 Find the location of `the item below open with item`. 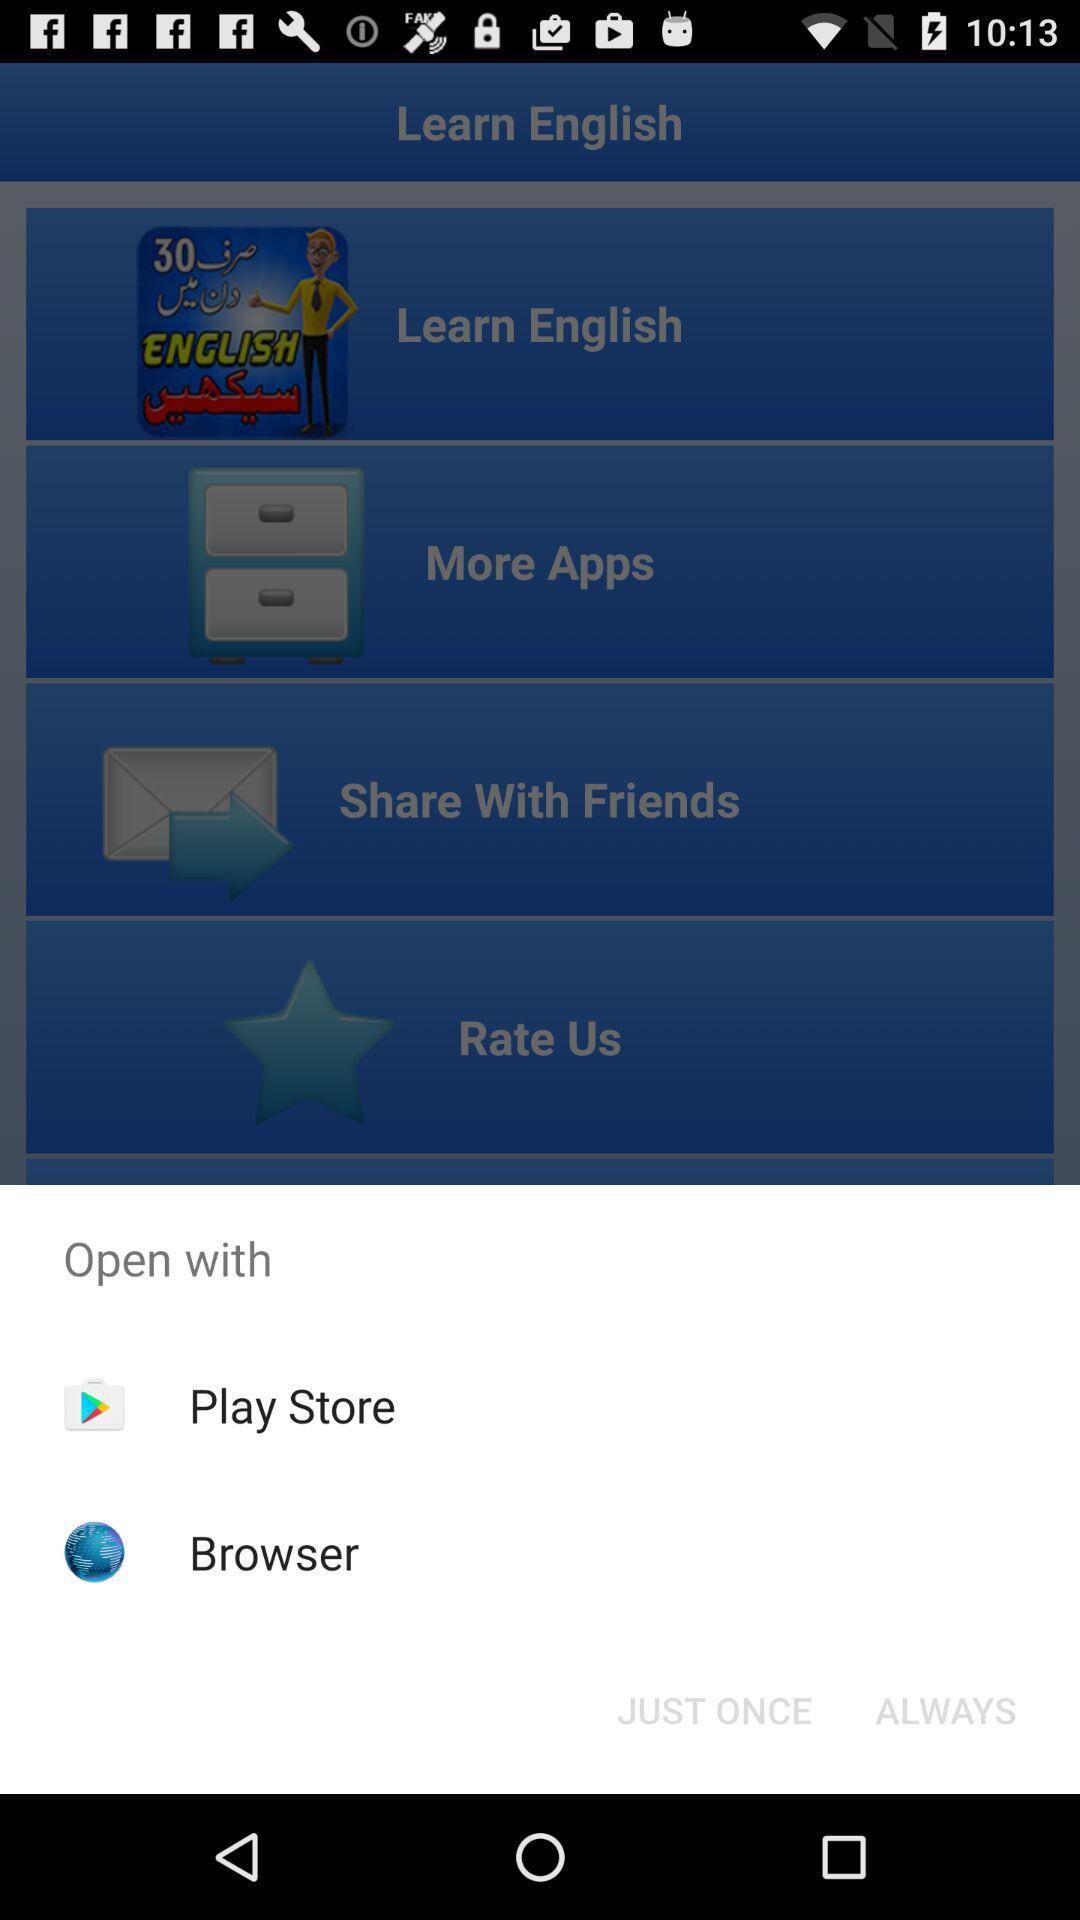

the item below open with item is located at coordinates (292, 1404).